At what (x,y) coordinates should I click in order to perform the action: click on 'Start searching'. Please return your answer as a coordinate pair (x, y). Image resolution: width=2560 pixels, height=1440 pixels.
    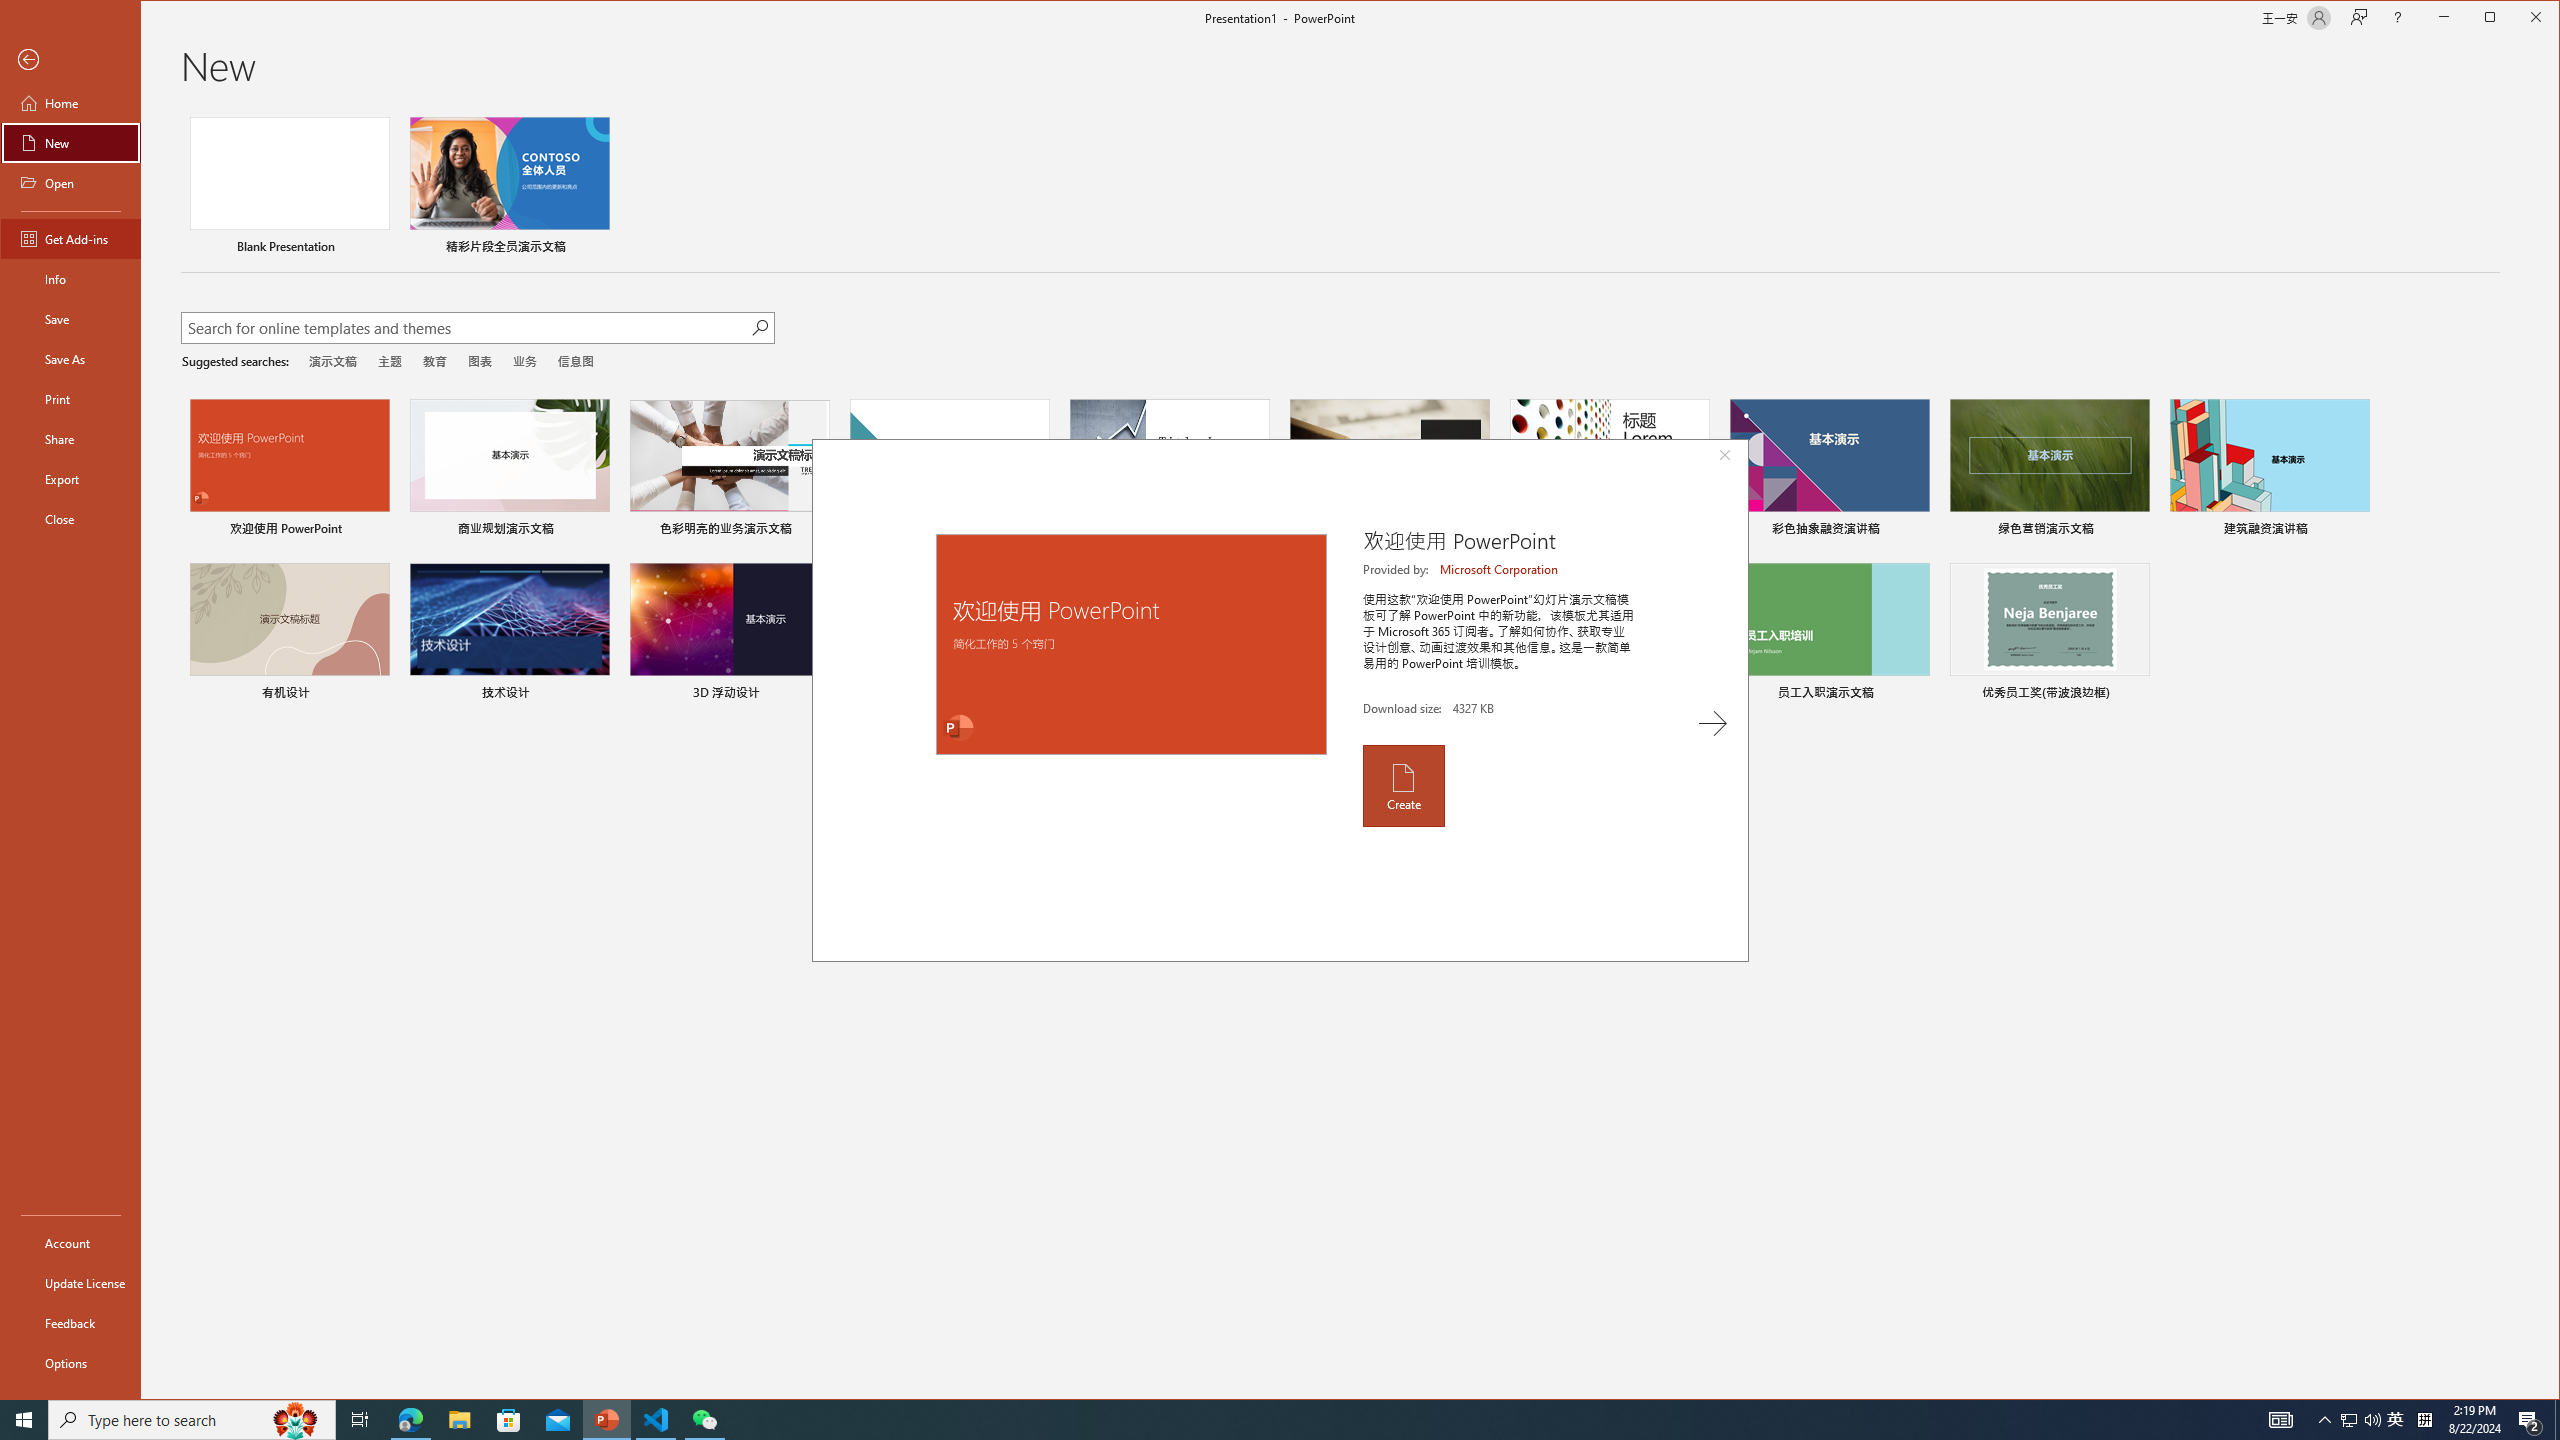
    Looking at the image, I should click on (758, 326).